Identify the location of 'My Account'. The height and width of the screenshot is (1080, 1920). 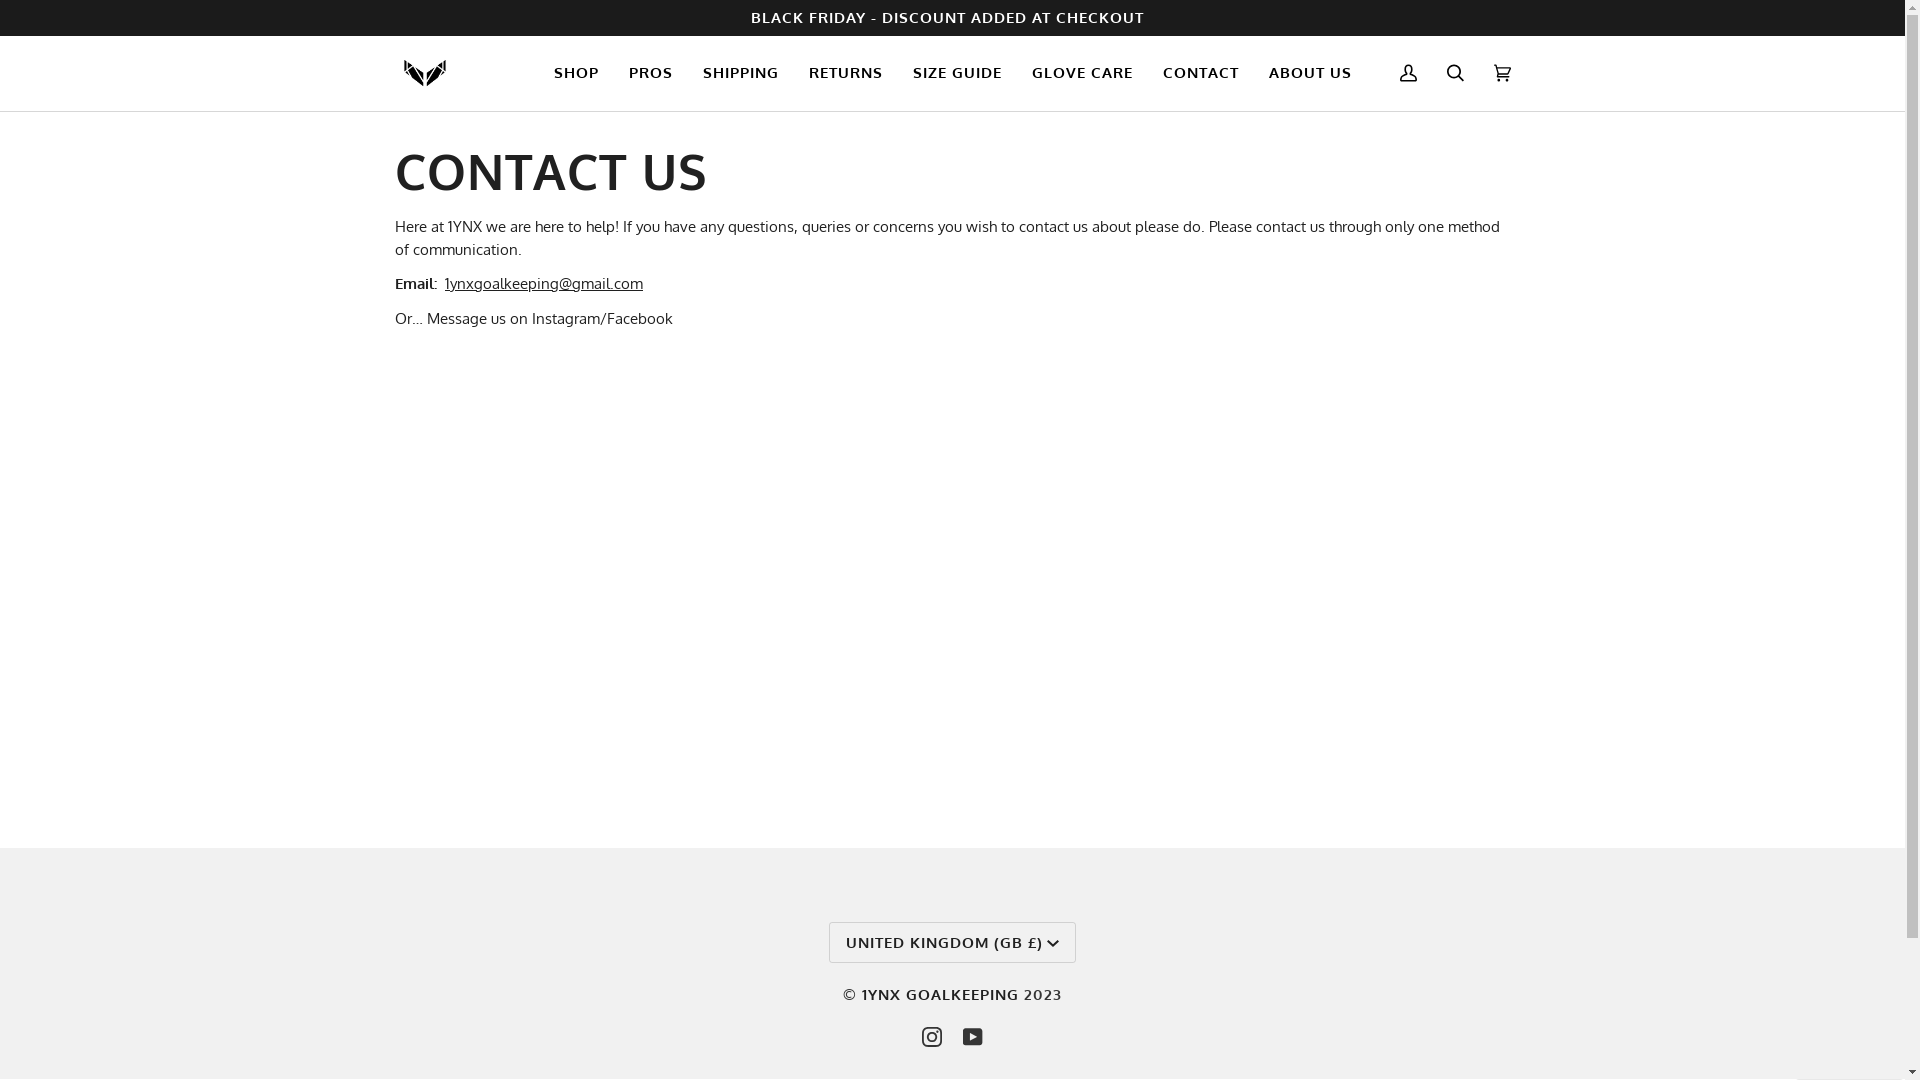
(1406, 72).